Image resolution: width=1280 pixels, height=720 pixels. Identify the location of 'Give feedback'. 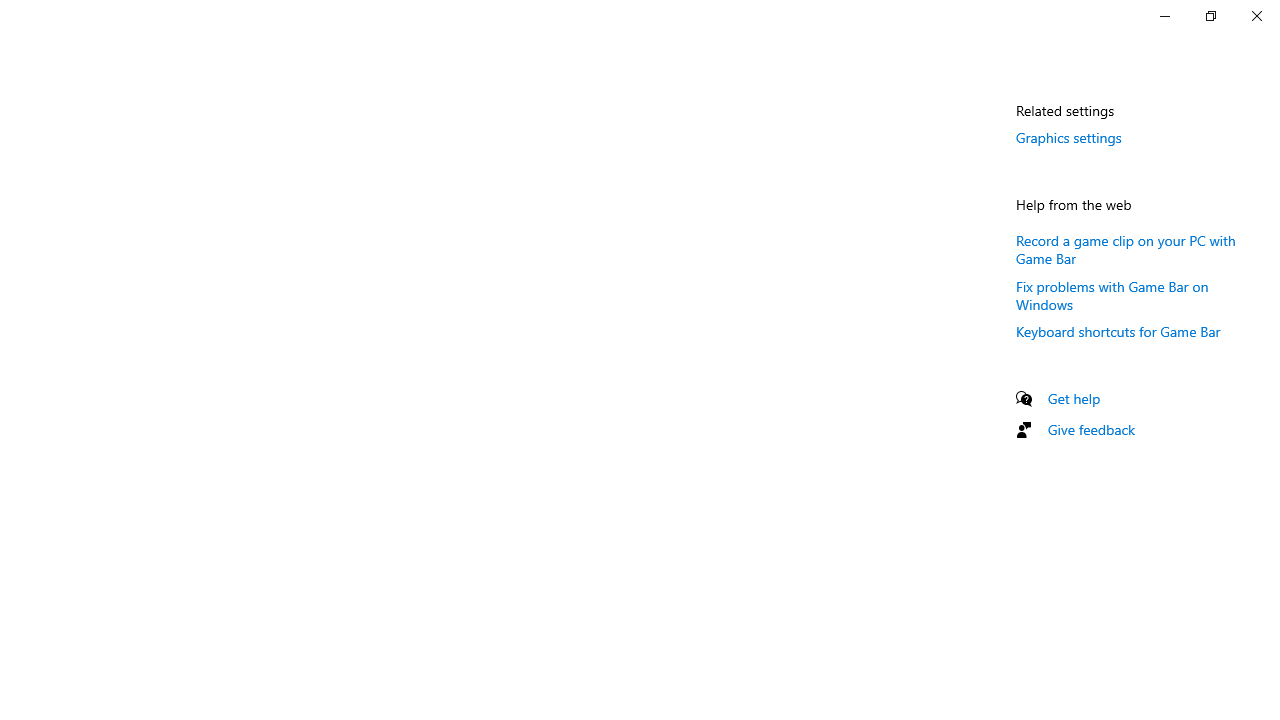
(1090, 428).